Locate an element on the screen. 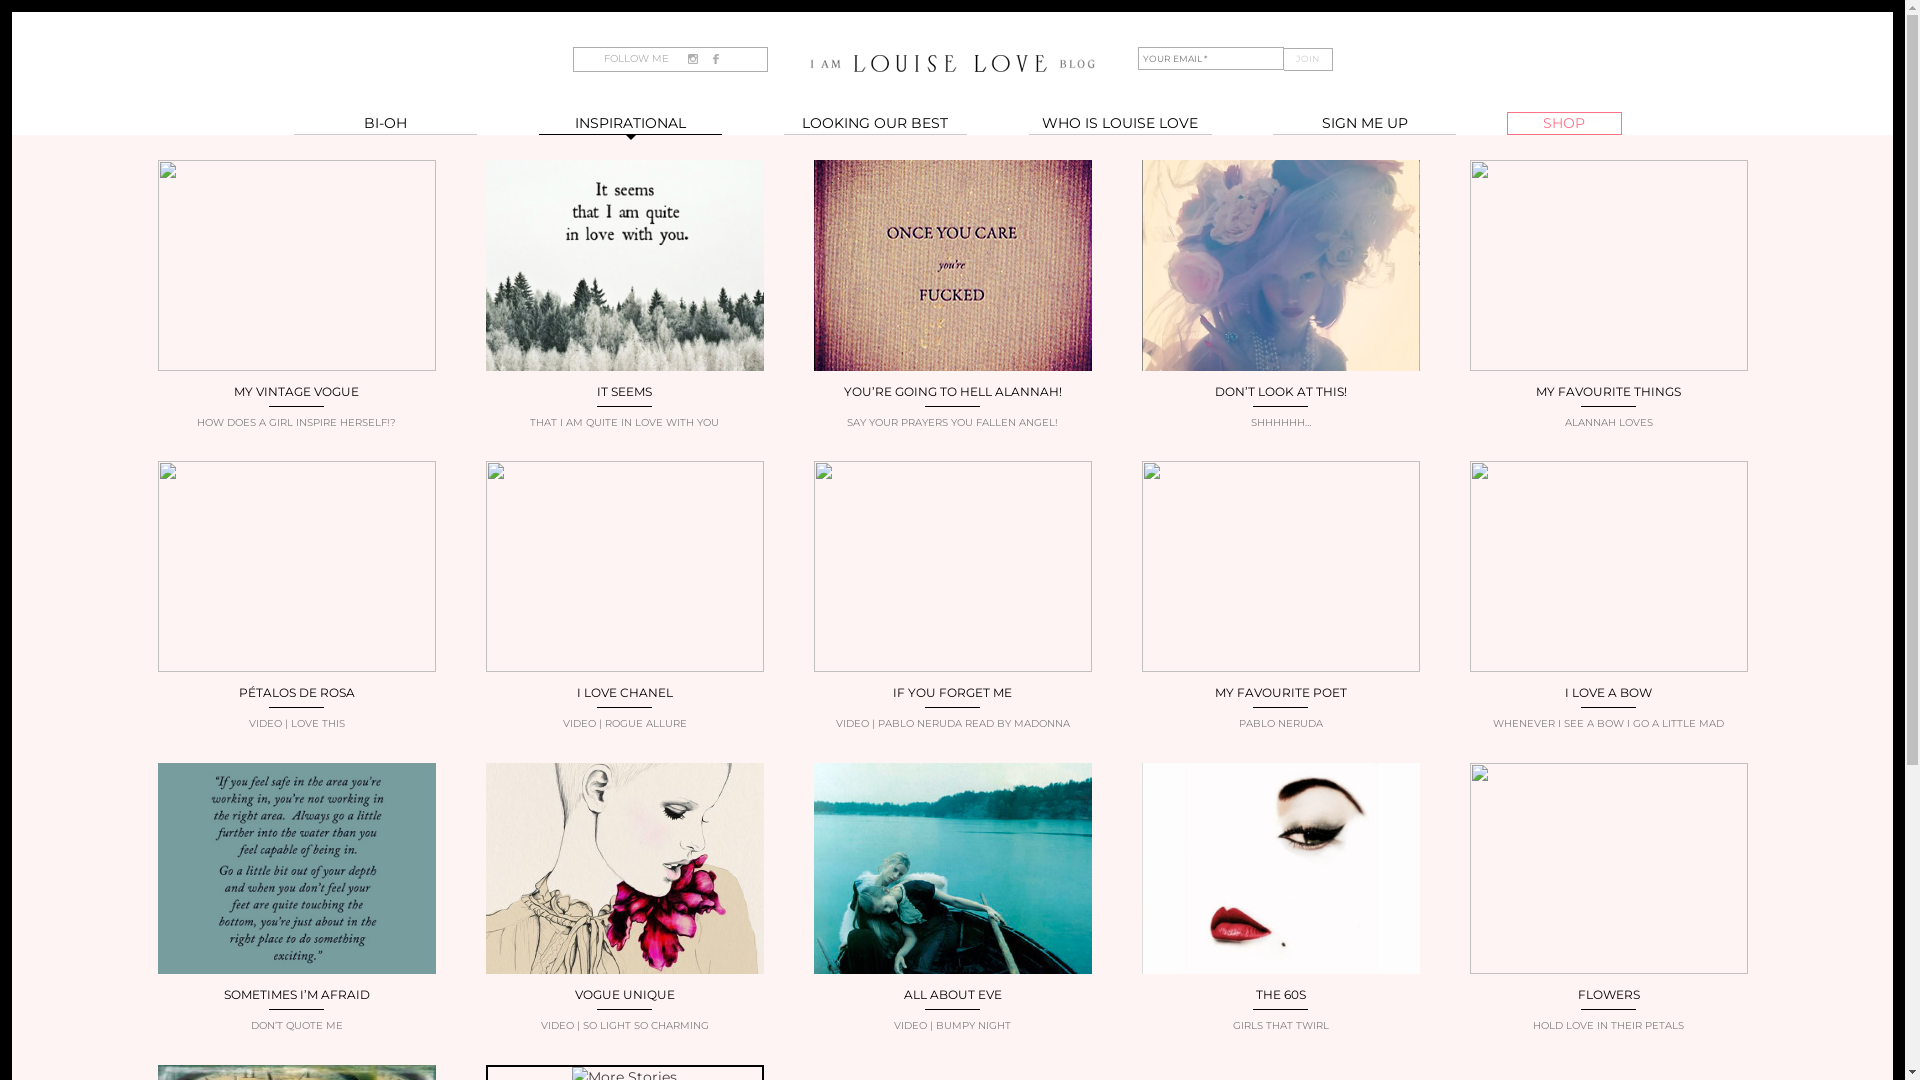 The width and height of the screenshot is (1920, 1080). 'LOOKING OUR BEST' is located at coordinates (782, 123).